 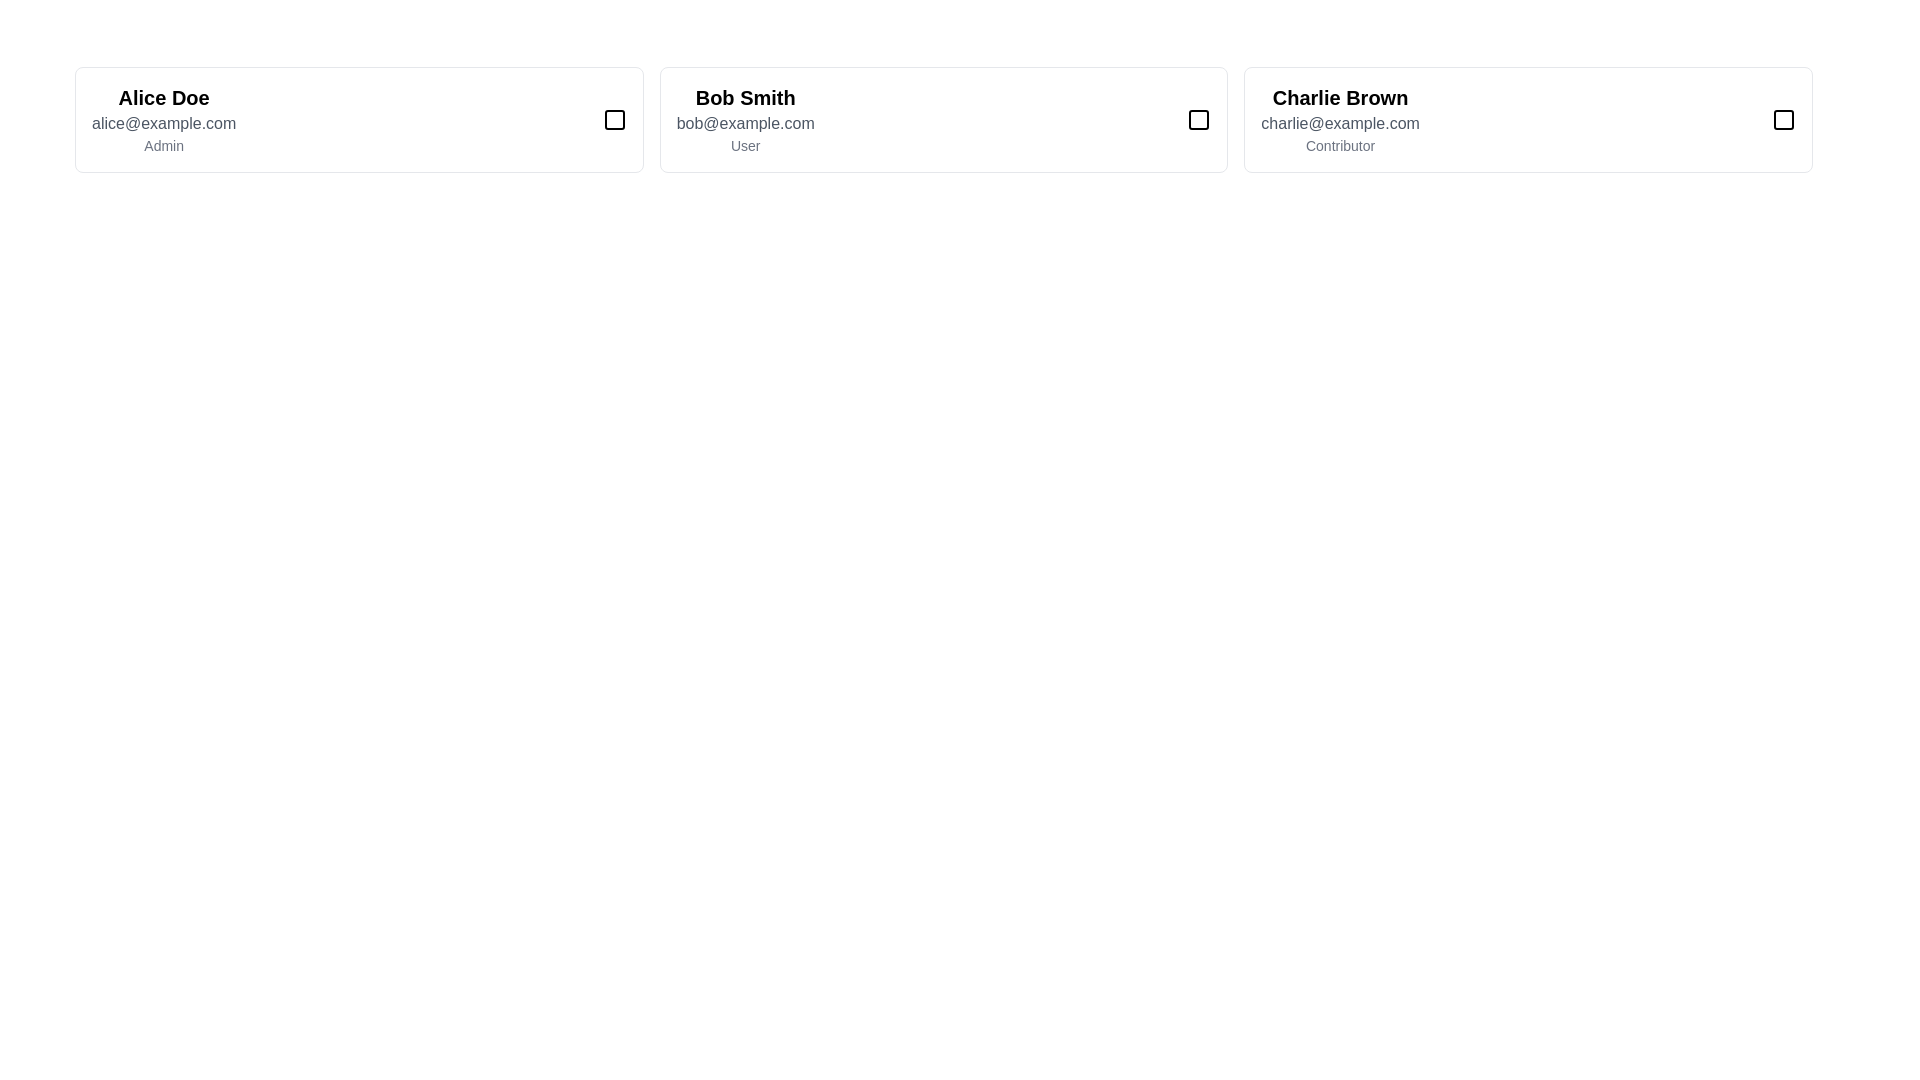 I want to click on the small square-shaped button with a hollow outline located in the top-right corner of the card containing 'Bob Smith' and 'bob@example.com', so click(x=1199, y=119).